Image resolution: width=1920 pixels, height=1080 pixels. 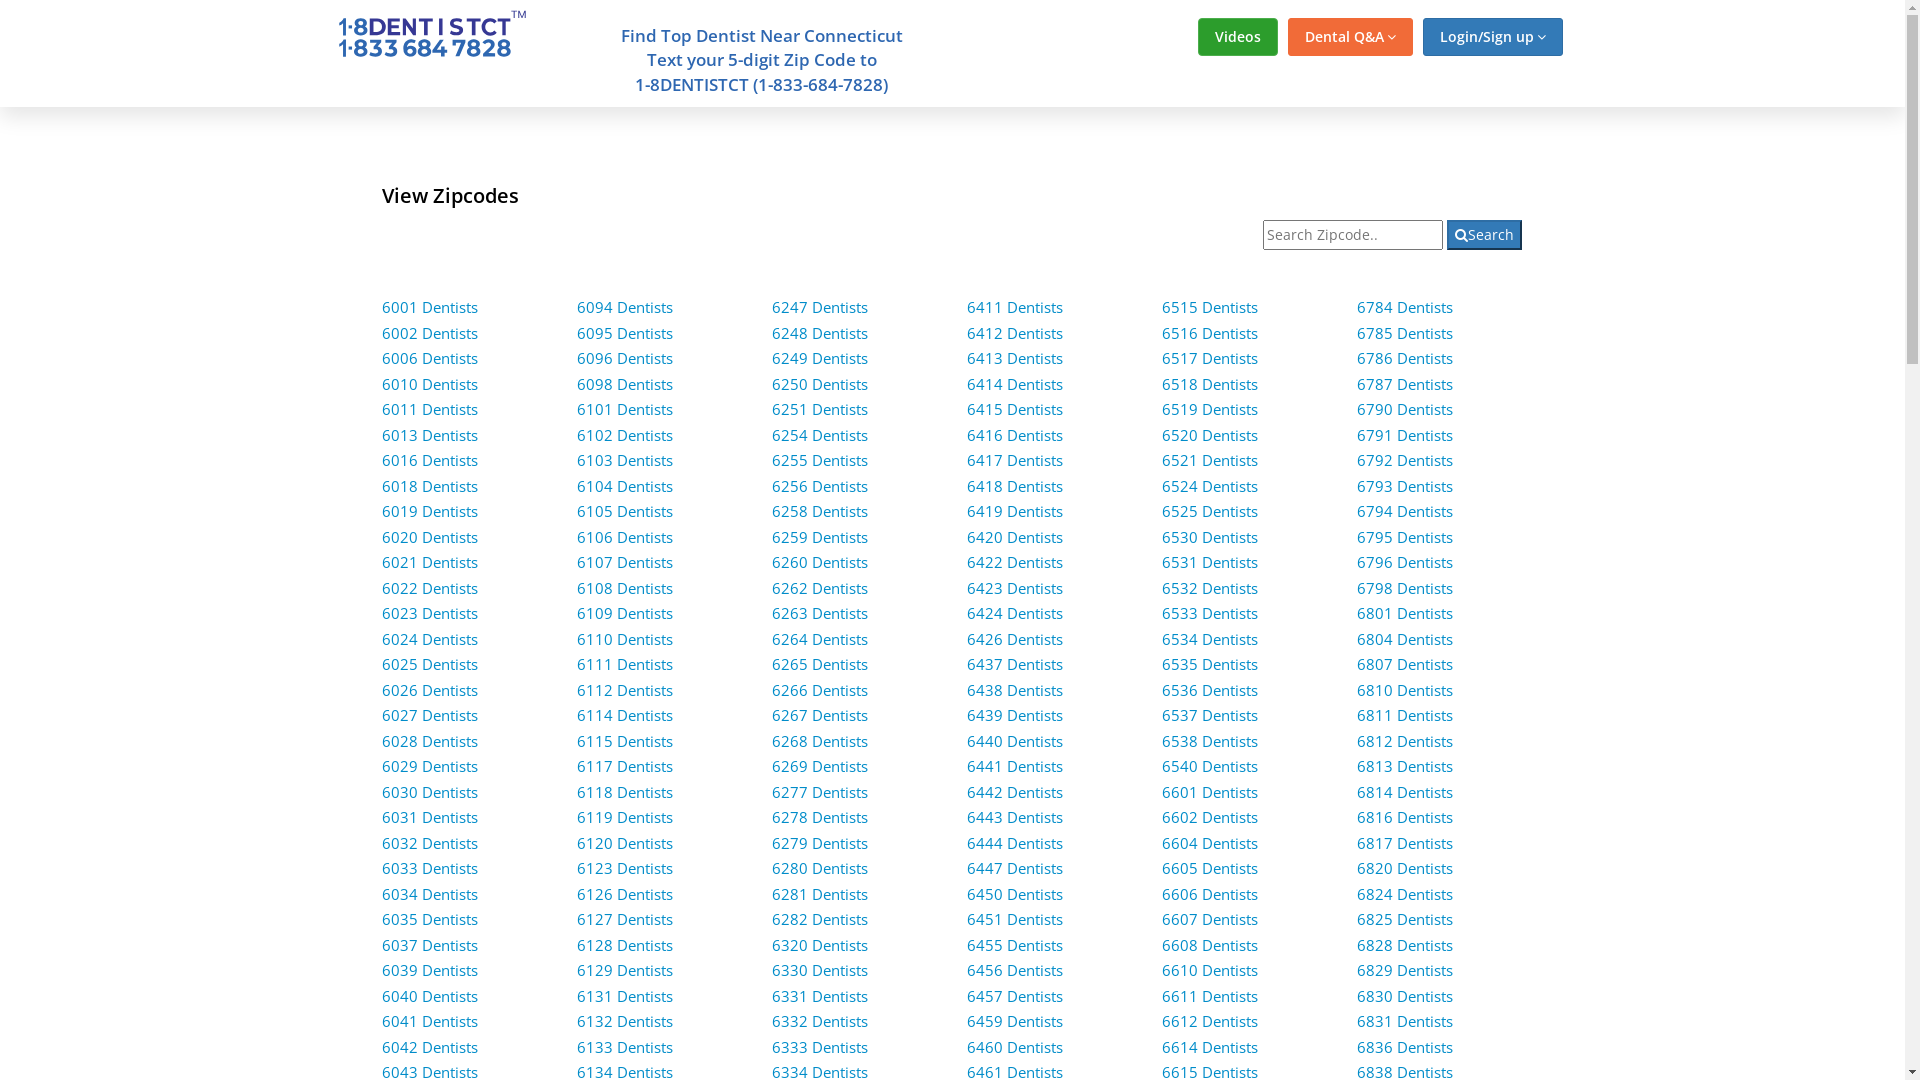 What do you see at coordinates (429, 790) in the screenshot?
I see `'6030 Dentists'` at bounding box center [429, 790].